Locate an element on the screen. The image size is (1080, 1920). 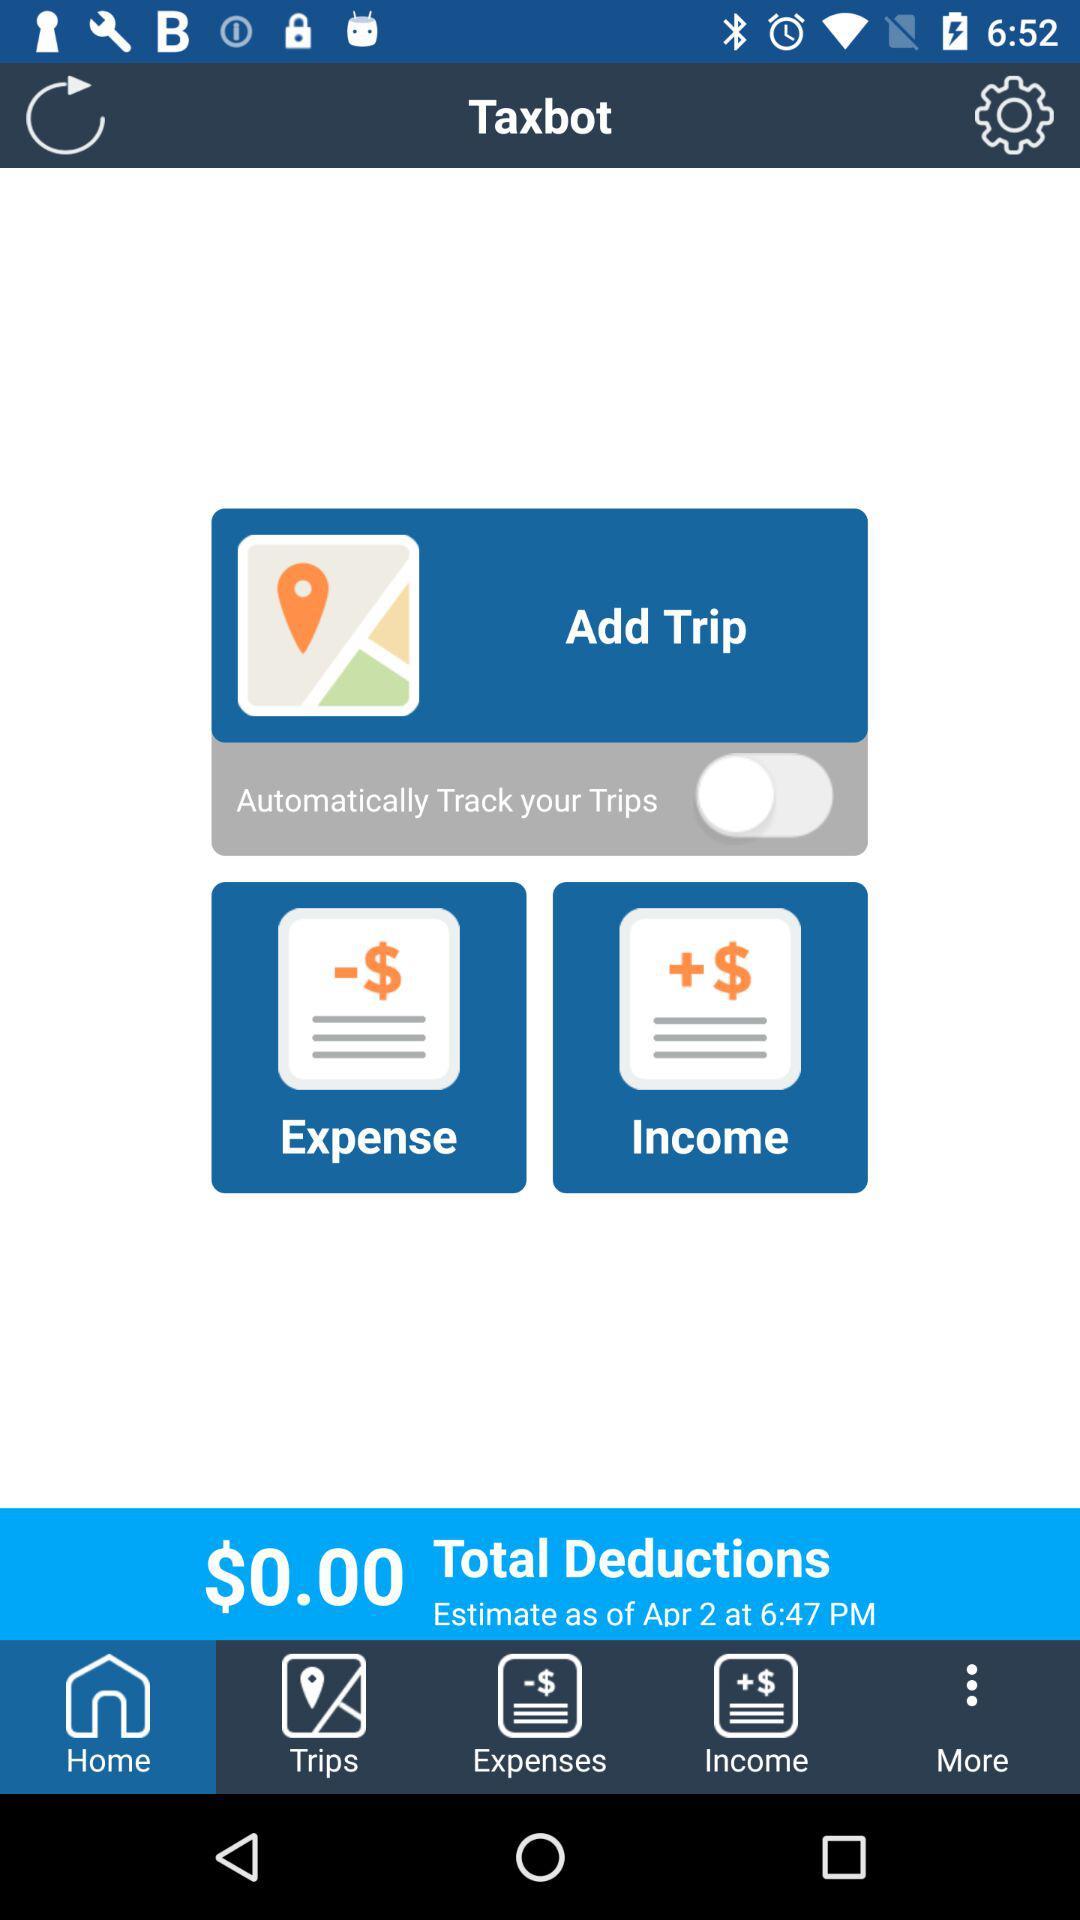
app to the left of taxbot app is located at coordinates (64, 114).